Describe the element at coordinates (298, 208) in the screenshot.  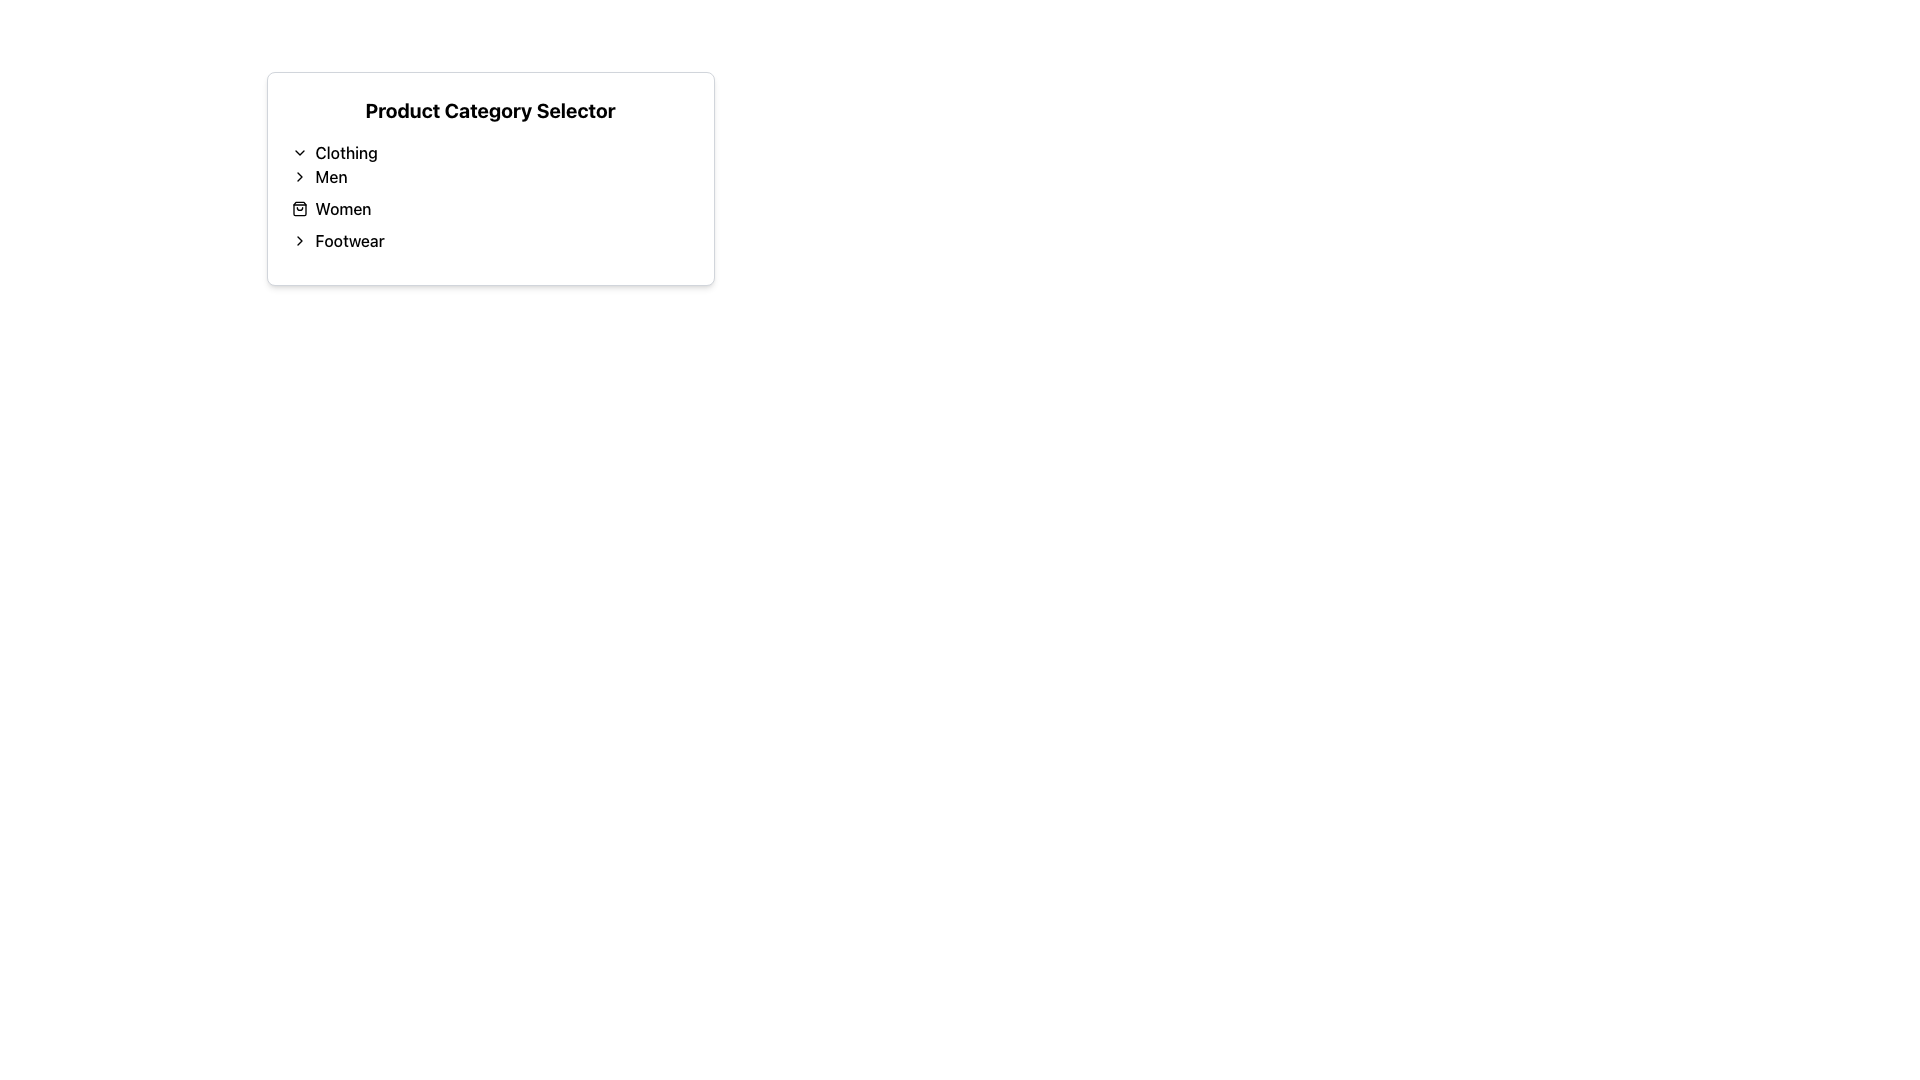
I see `the 'Women' category icon located to the left of the 'Women' label in the vertical list under the 'Product Category Selector' title` at that location.